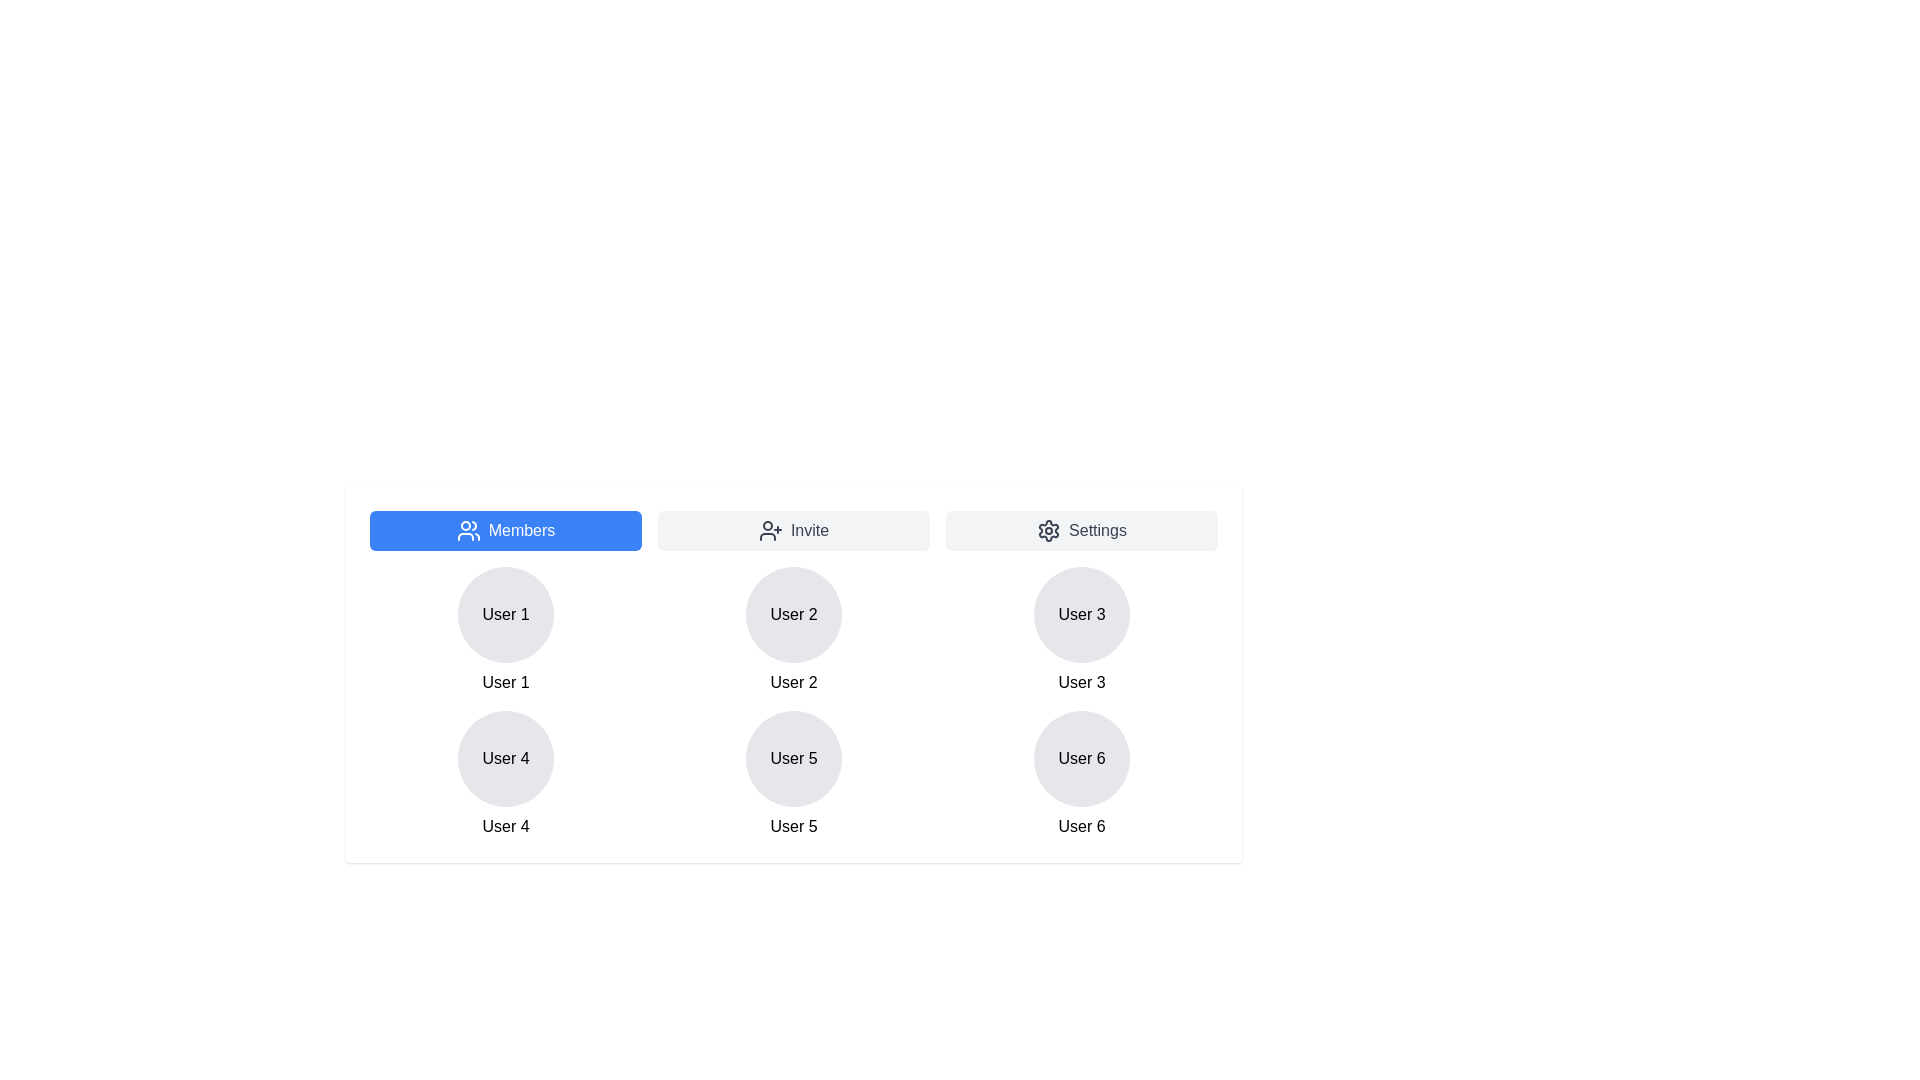  Describe the element at coordinates (505, 826) in the screenshot. I see `the text label identifying 'User 4' in the Members group` at that location.